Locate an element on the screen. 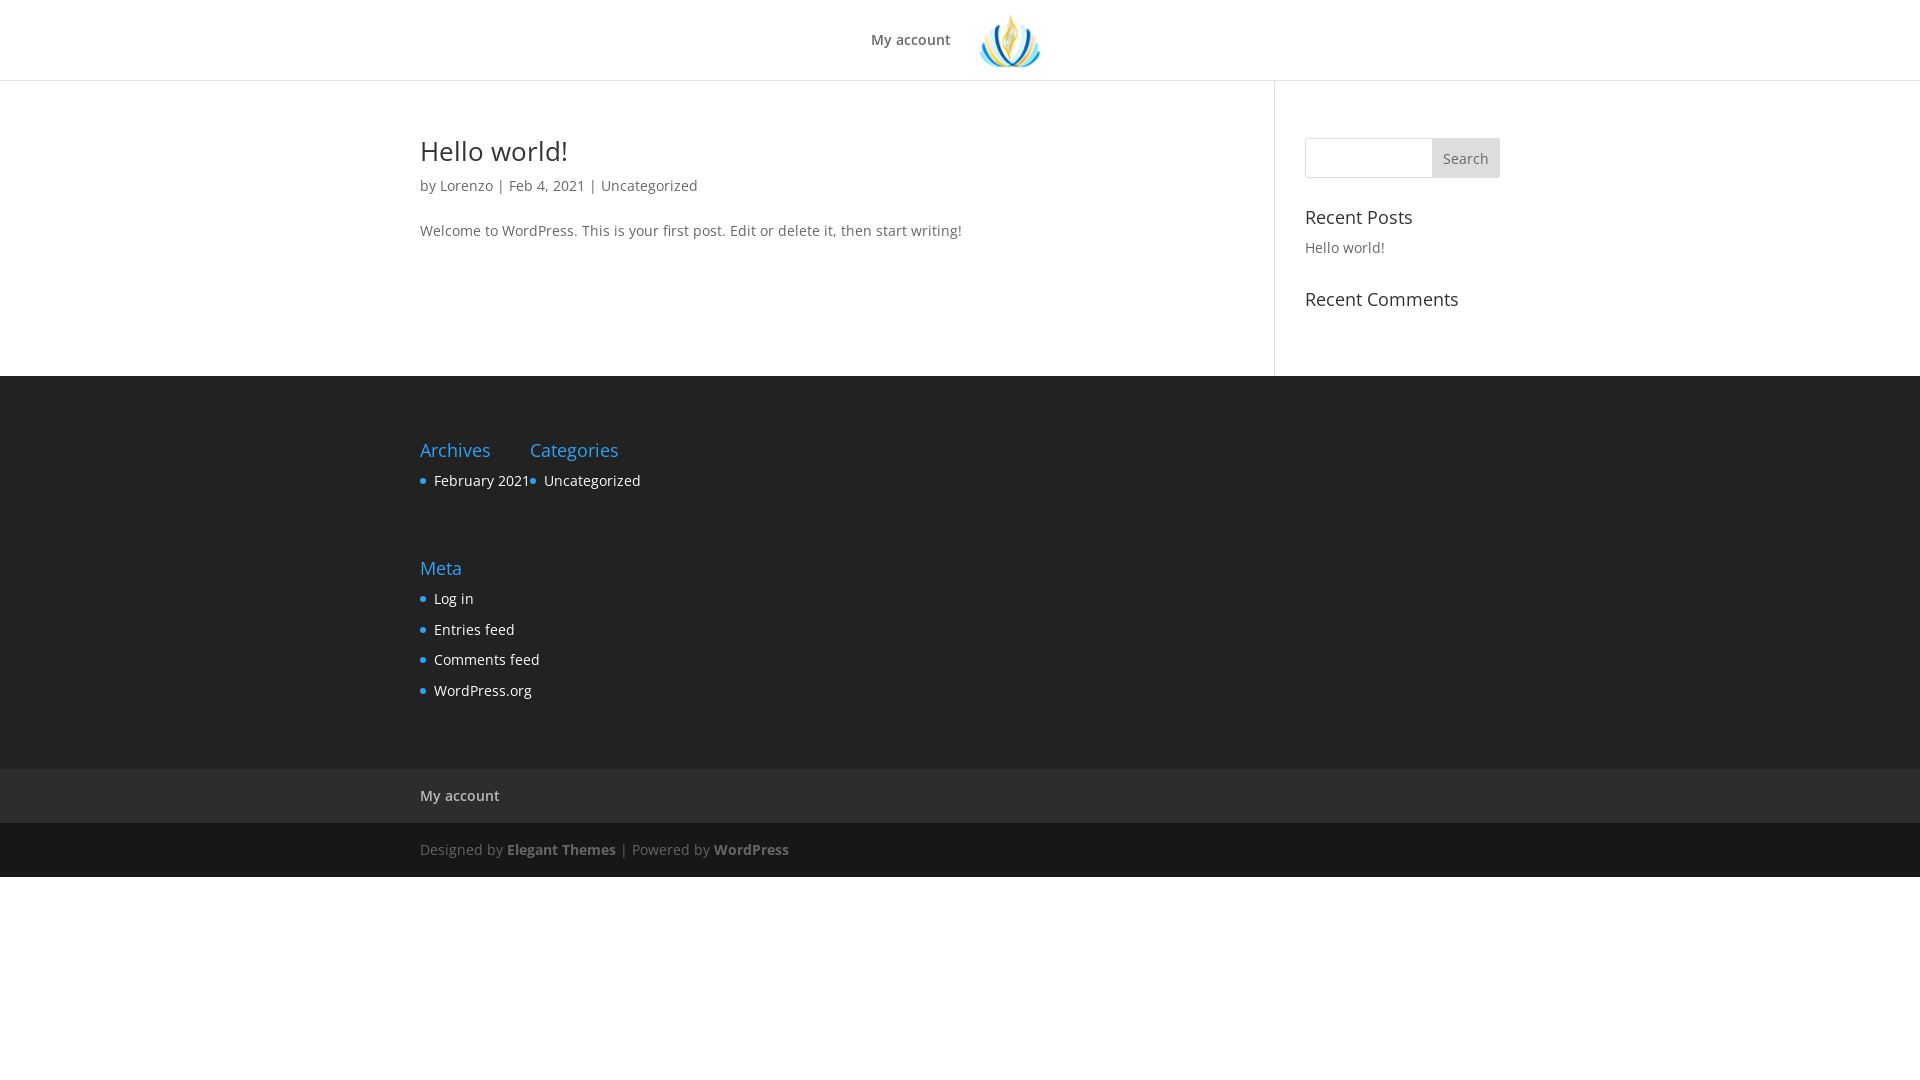 The width and height of the screenshot is (1920, 1080). 'Uncategorized' is located at coordinates (649, 185).